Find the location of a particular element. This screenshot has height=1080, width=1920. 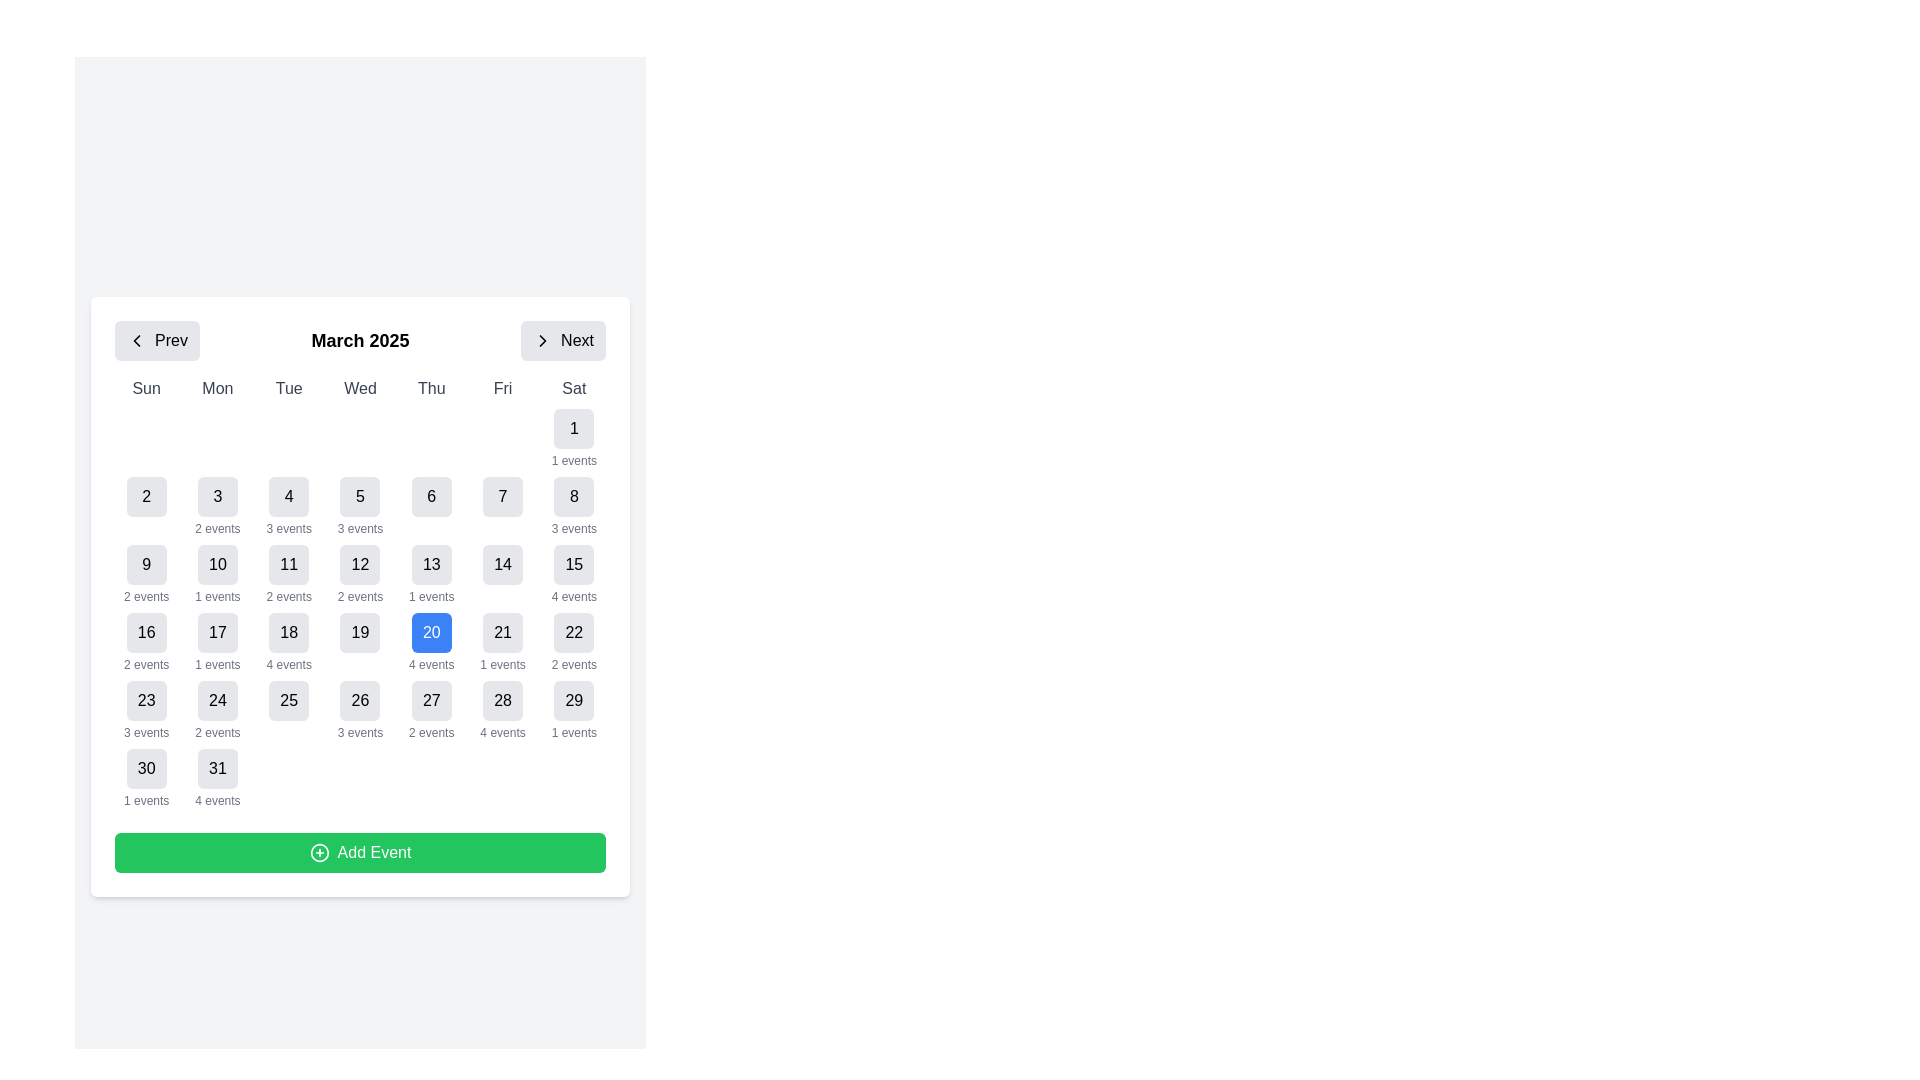

the informational Text label that displays the number of events scheduled on the date '11th' in the calendar grid is located at coordinates (288, 596).